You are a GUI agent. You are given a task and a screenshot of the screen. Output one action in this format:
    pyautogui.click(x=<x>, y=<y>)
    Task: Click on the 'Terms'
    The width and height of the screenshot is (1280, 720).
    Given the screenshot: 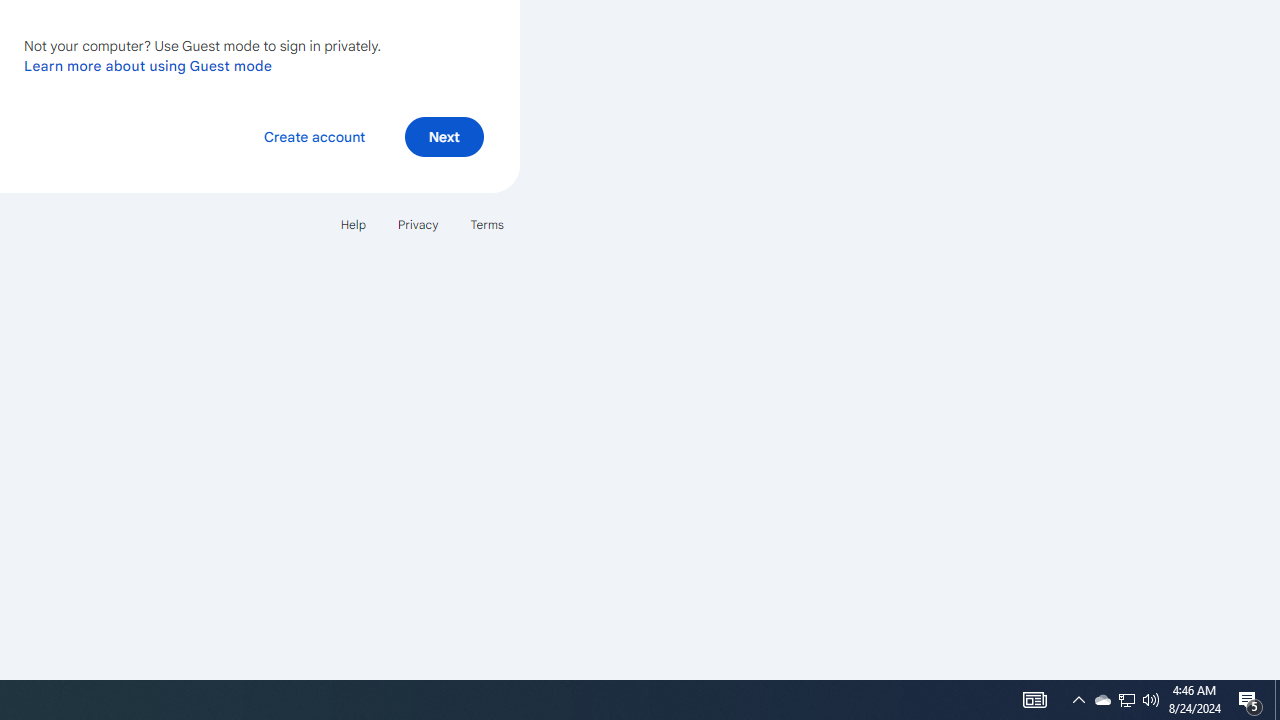 What is the action you would take?
    pyautogui.click(x=487, y=224)
    